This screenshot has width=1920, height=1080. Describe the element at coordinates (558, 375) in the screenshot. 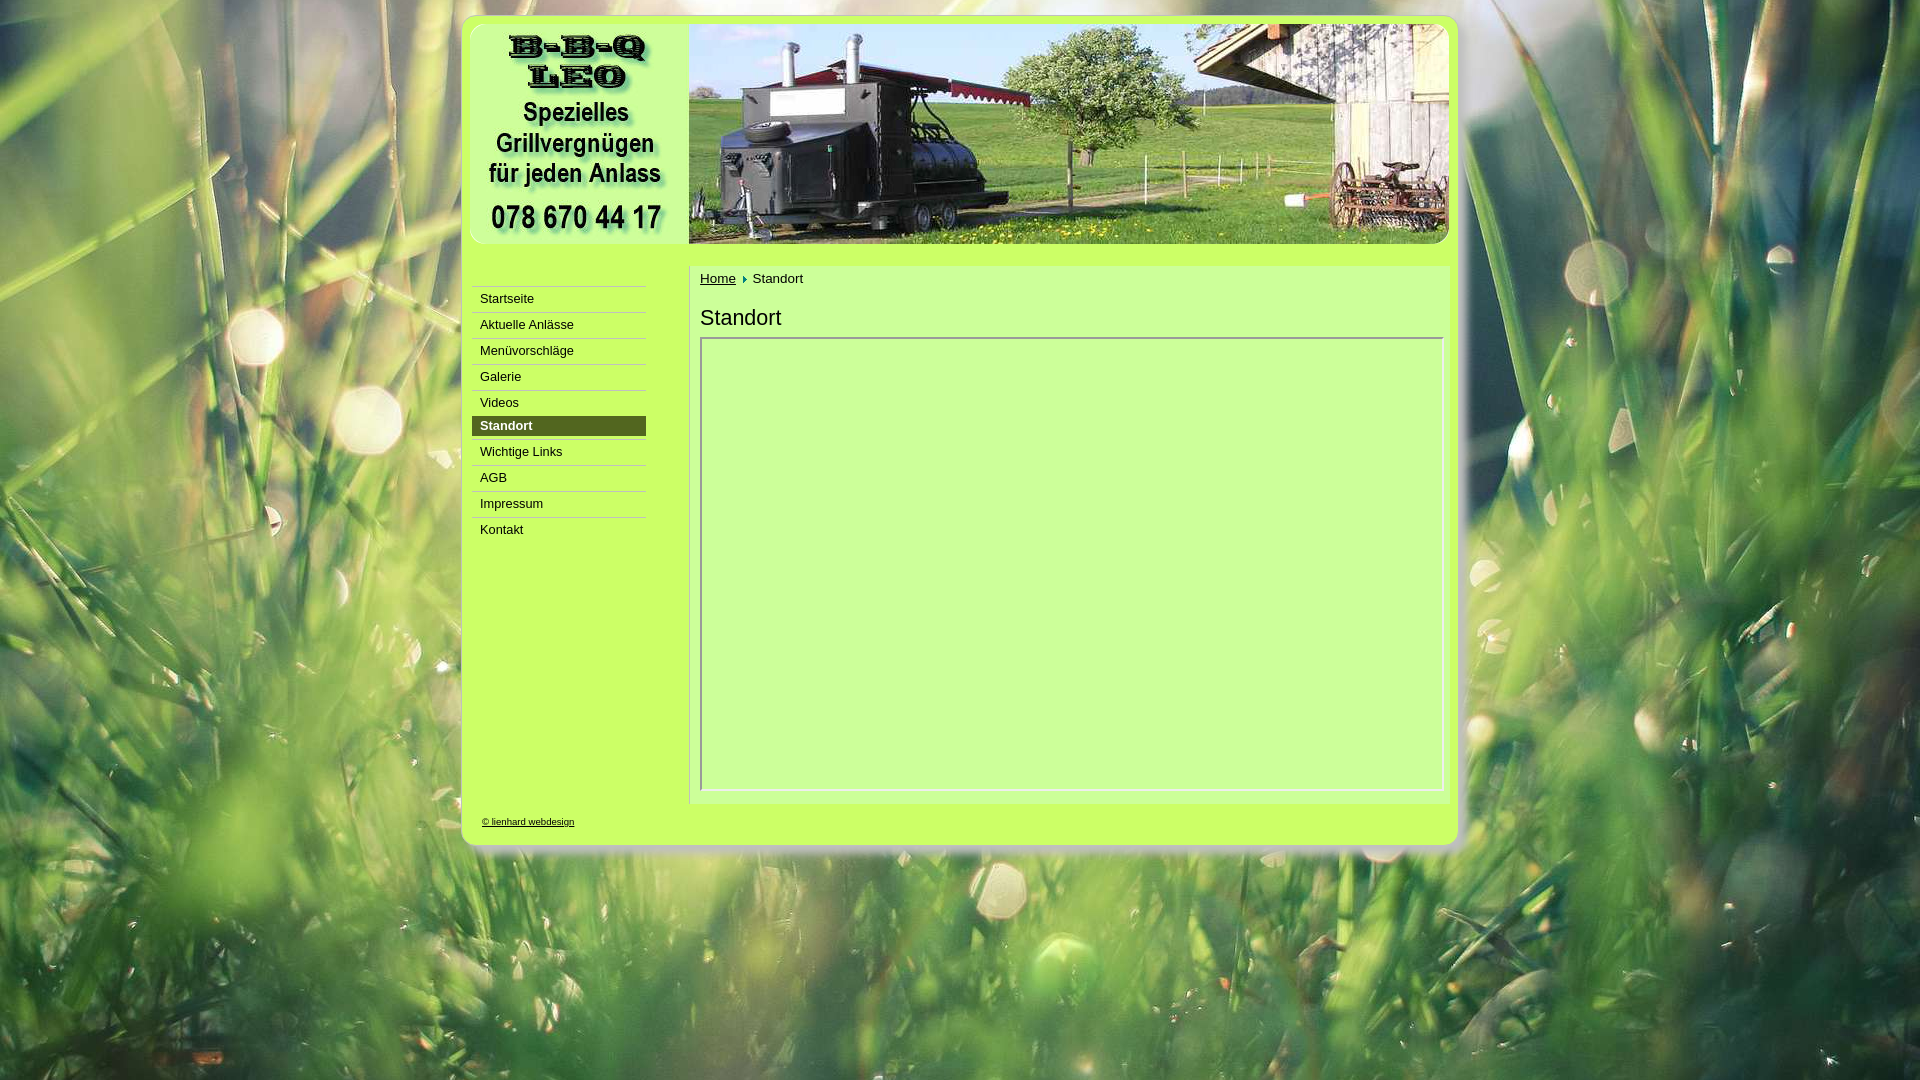

I see `'Galerie'` at that location.